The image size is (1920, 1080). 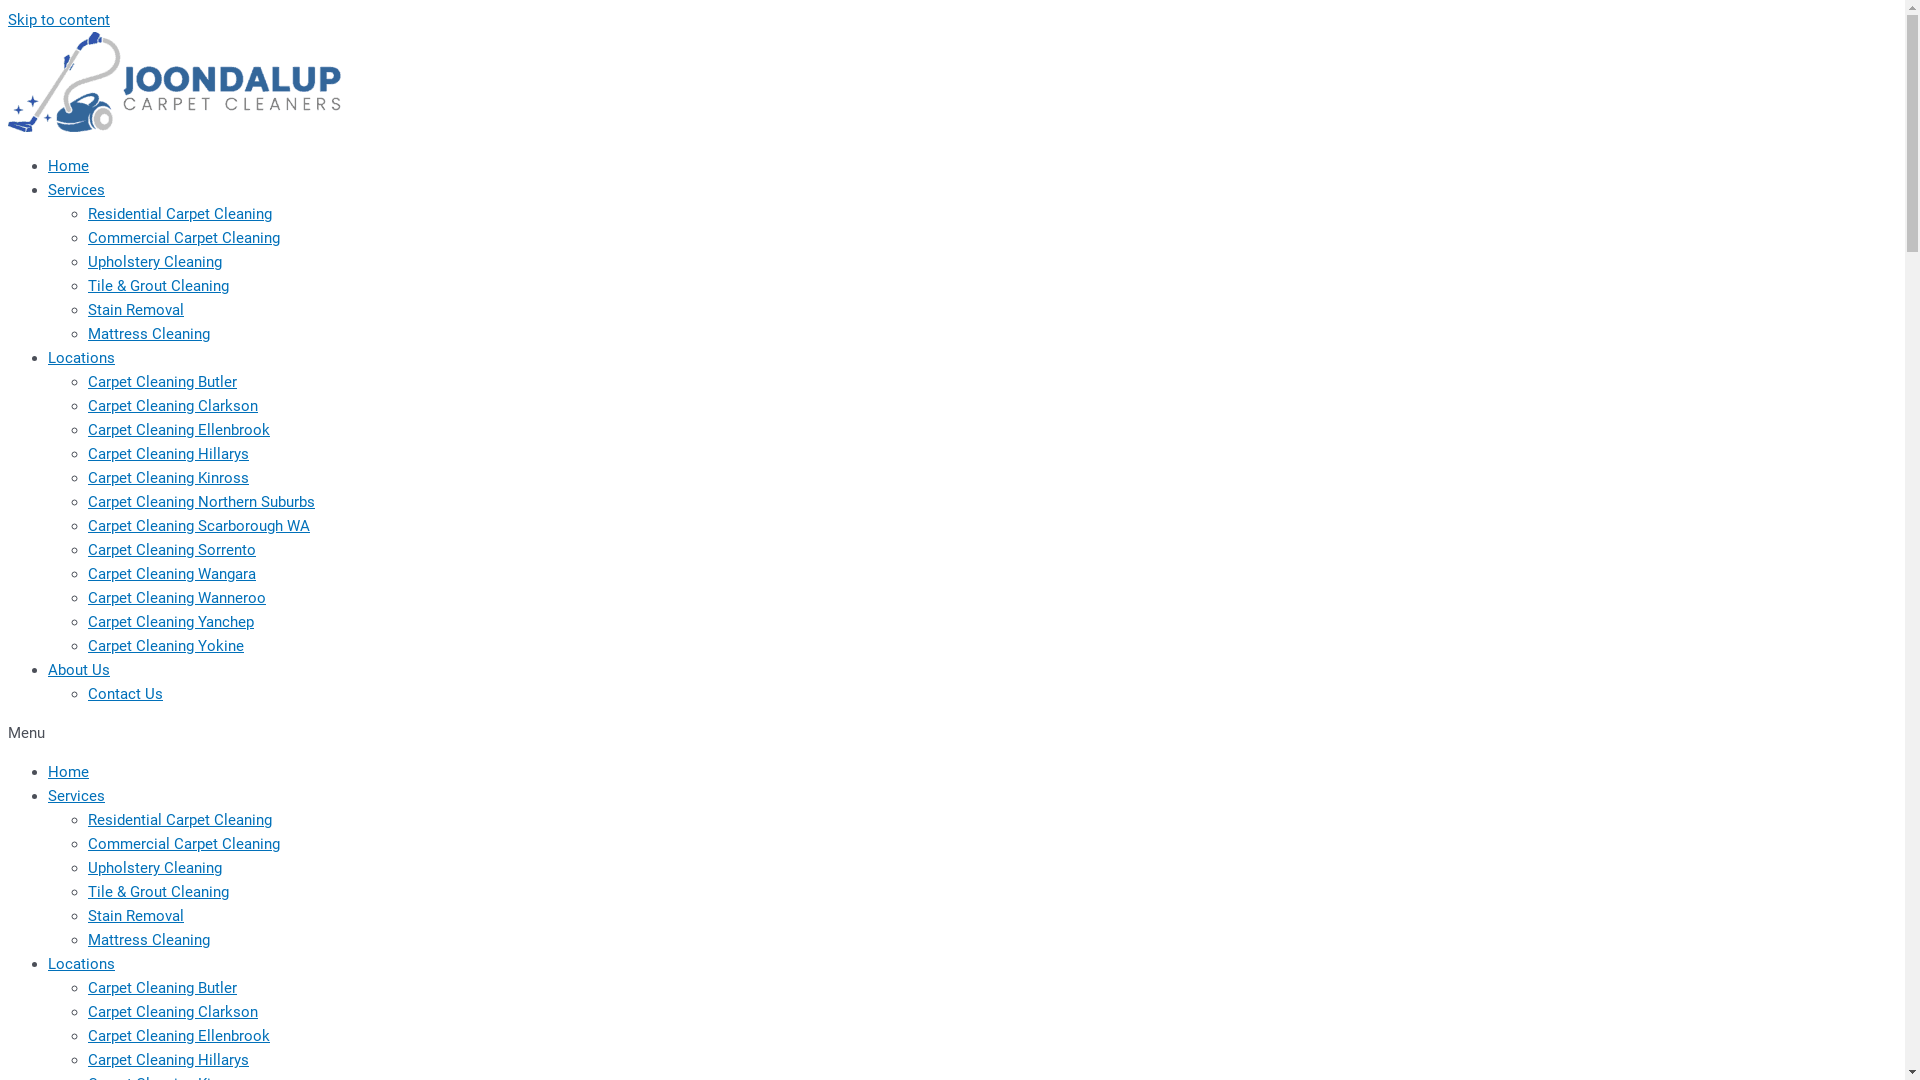 I want to click on 'Carpet Cleaning Butler', so click(x=162, y=986).